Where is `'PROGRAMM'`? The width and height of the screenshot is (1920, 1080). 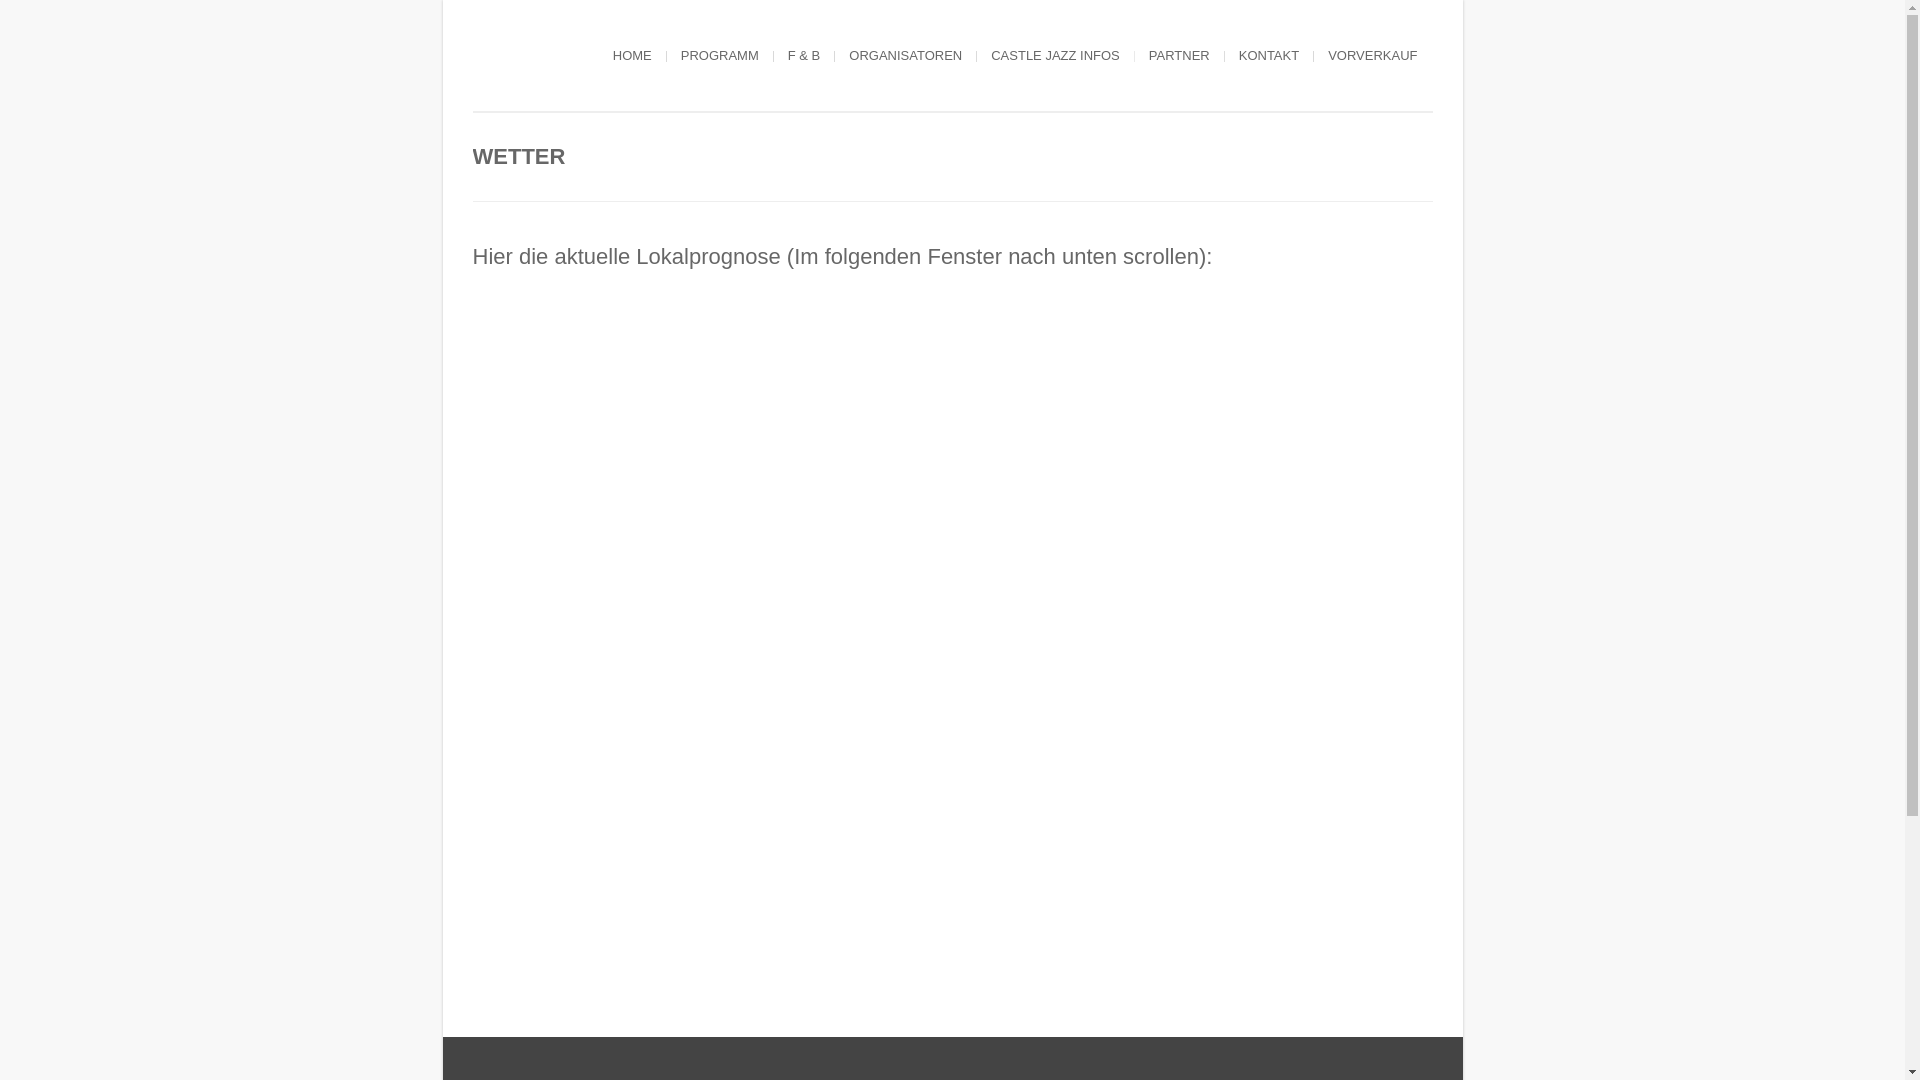 'PROGRAMM' is located at coordinates (720, 54).